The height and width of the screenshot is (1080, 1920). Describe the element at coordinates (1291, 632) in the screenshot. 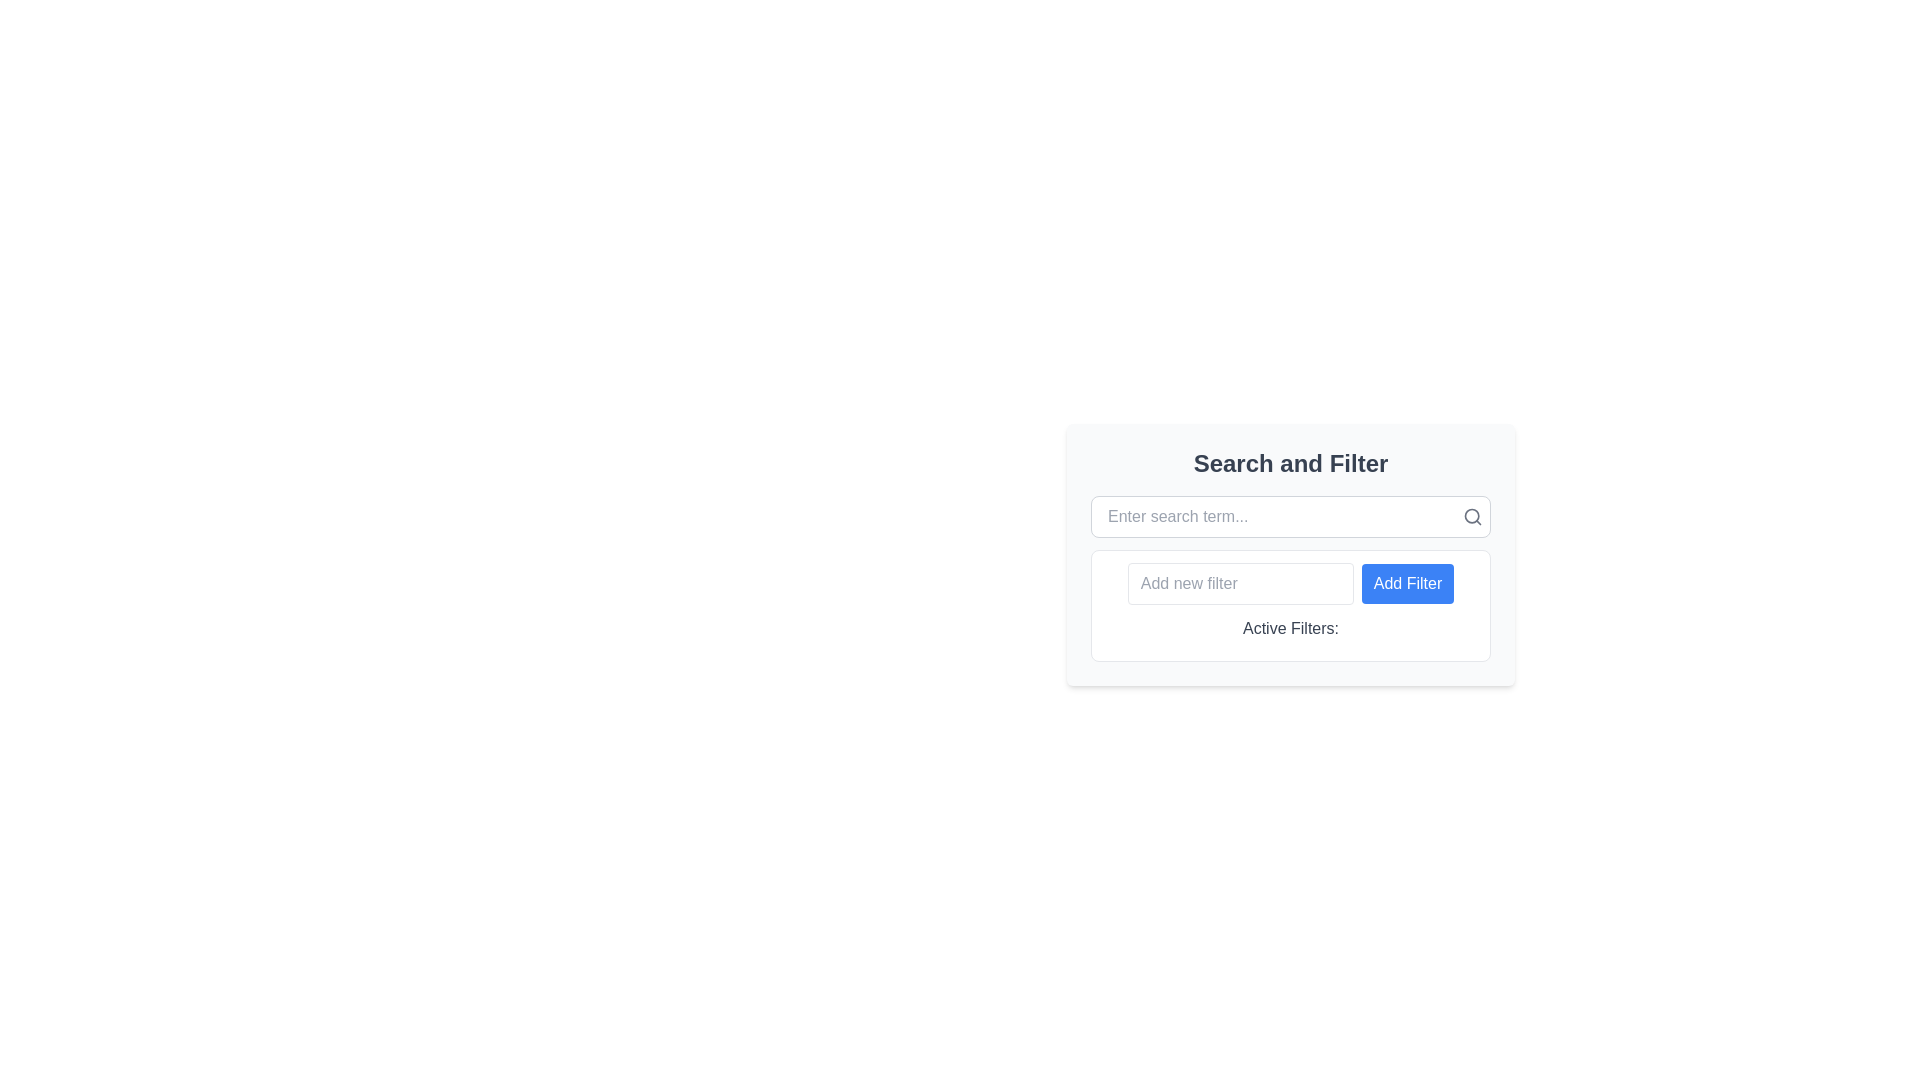

I see `the static text label displaying 'Active Filters:' which is styled with medium-weight gray text and located below the 'Add Filter' button` at that location.